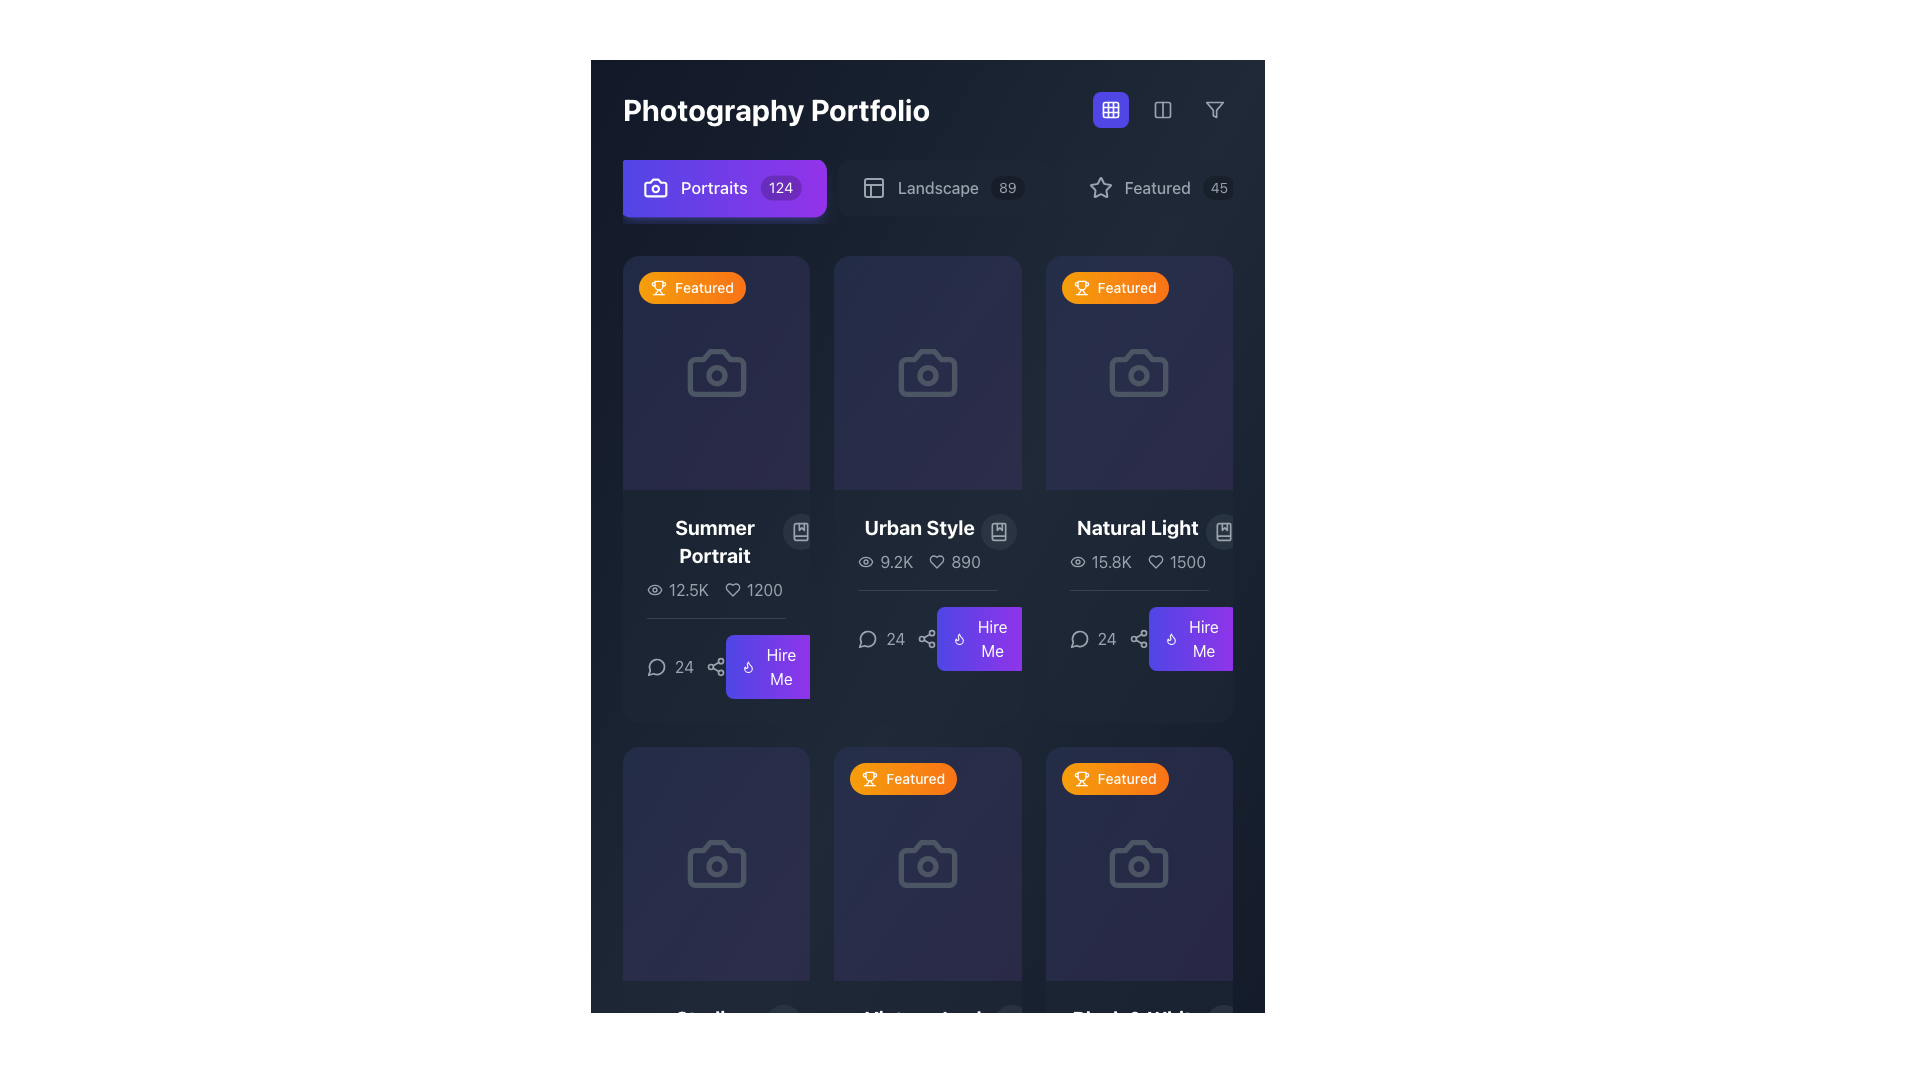 The height and width of the screenshot is (1080, 1920). Describe the element at coordinates (1108, 639) in the screenshot. I see `the numerical text '24' displayed in light gray, located at the bottom of the 'Natural Light' card, between the speech bubble and node connection icons, to interact with it if interactivity exists` at that location.